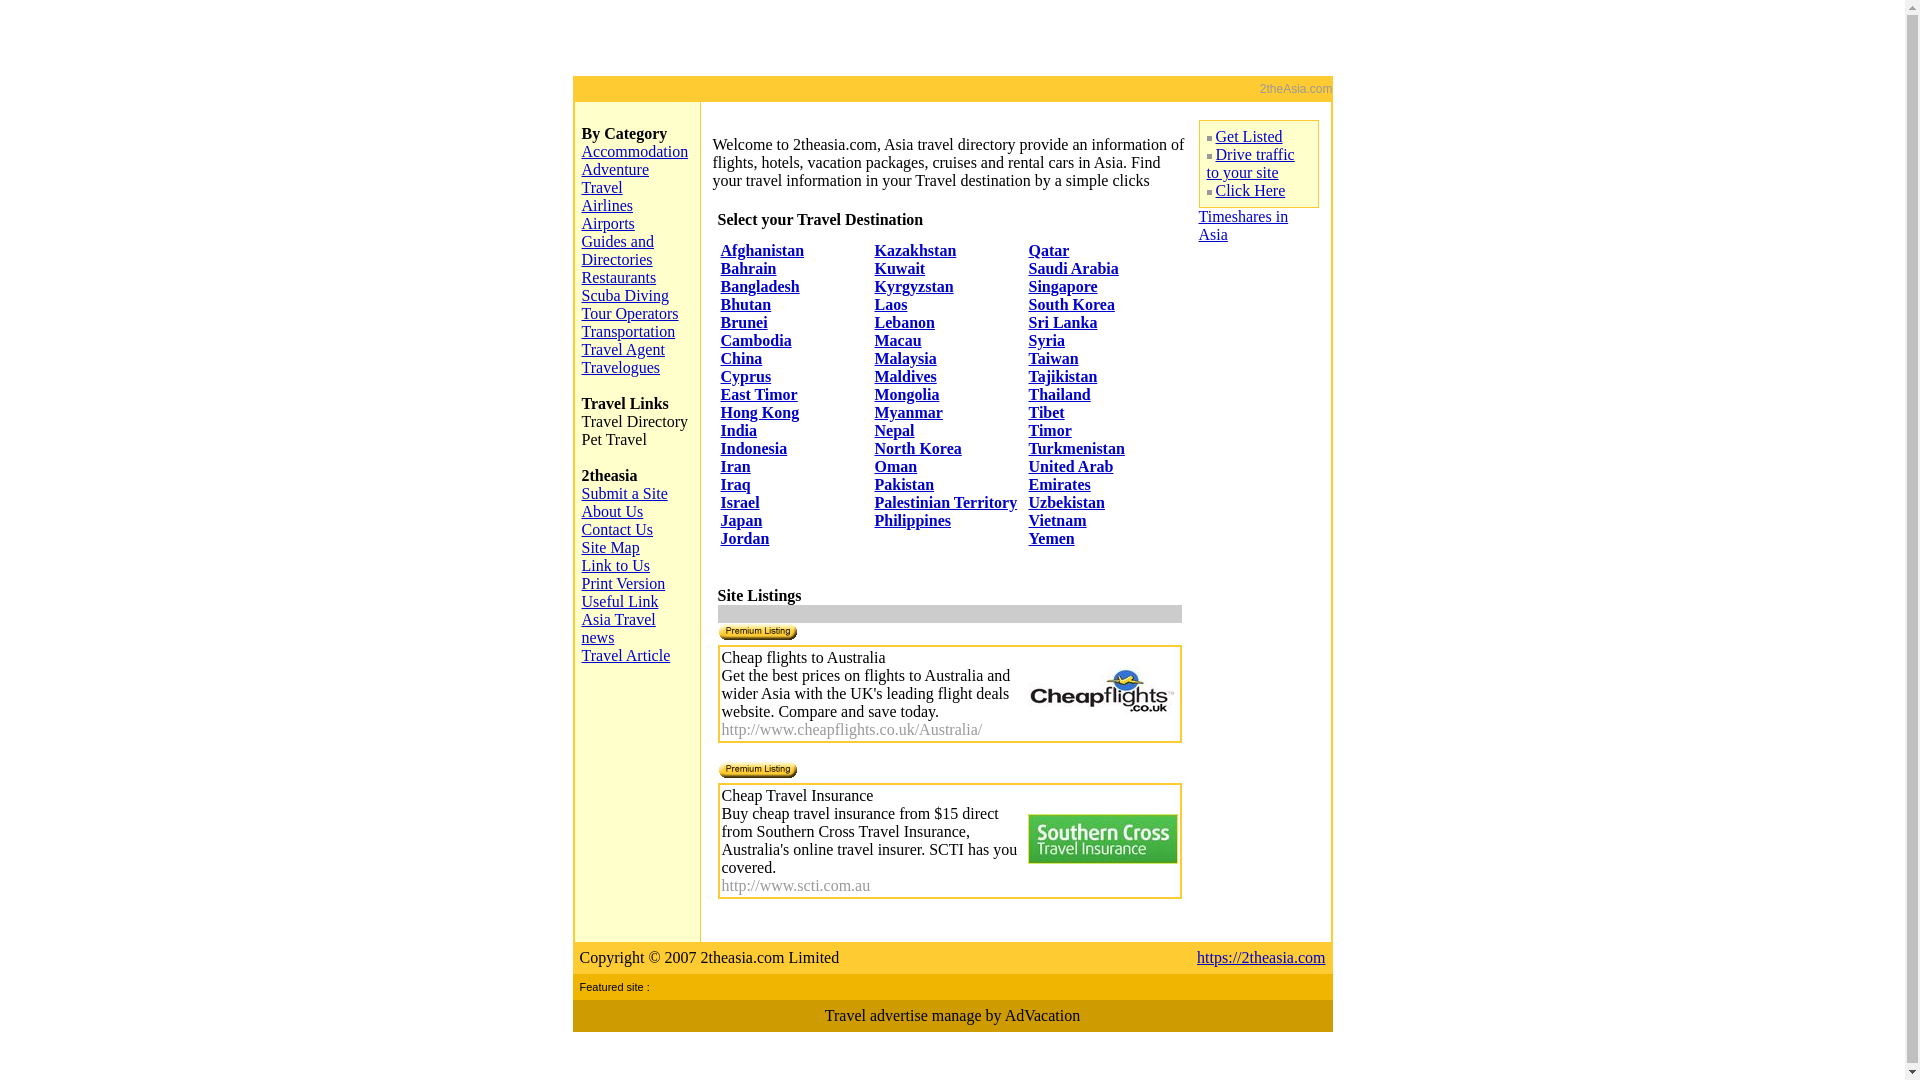 Image resolution: width=1920 pixels, height=1080 pixels. Describe the element at coordinates (1058, 394) in the screenshot. I see `'Thailand'` at that location.